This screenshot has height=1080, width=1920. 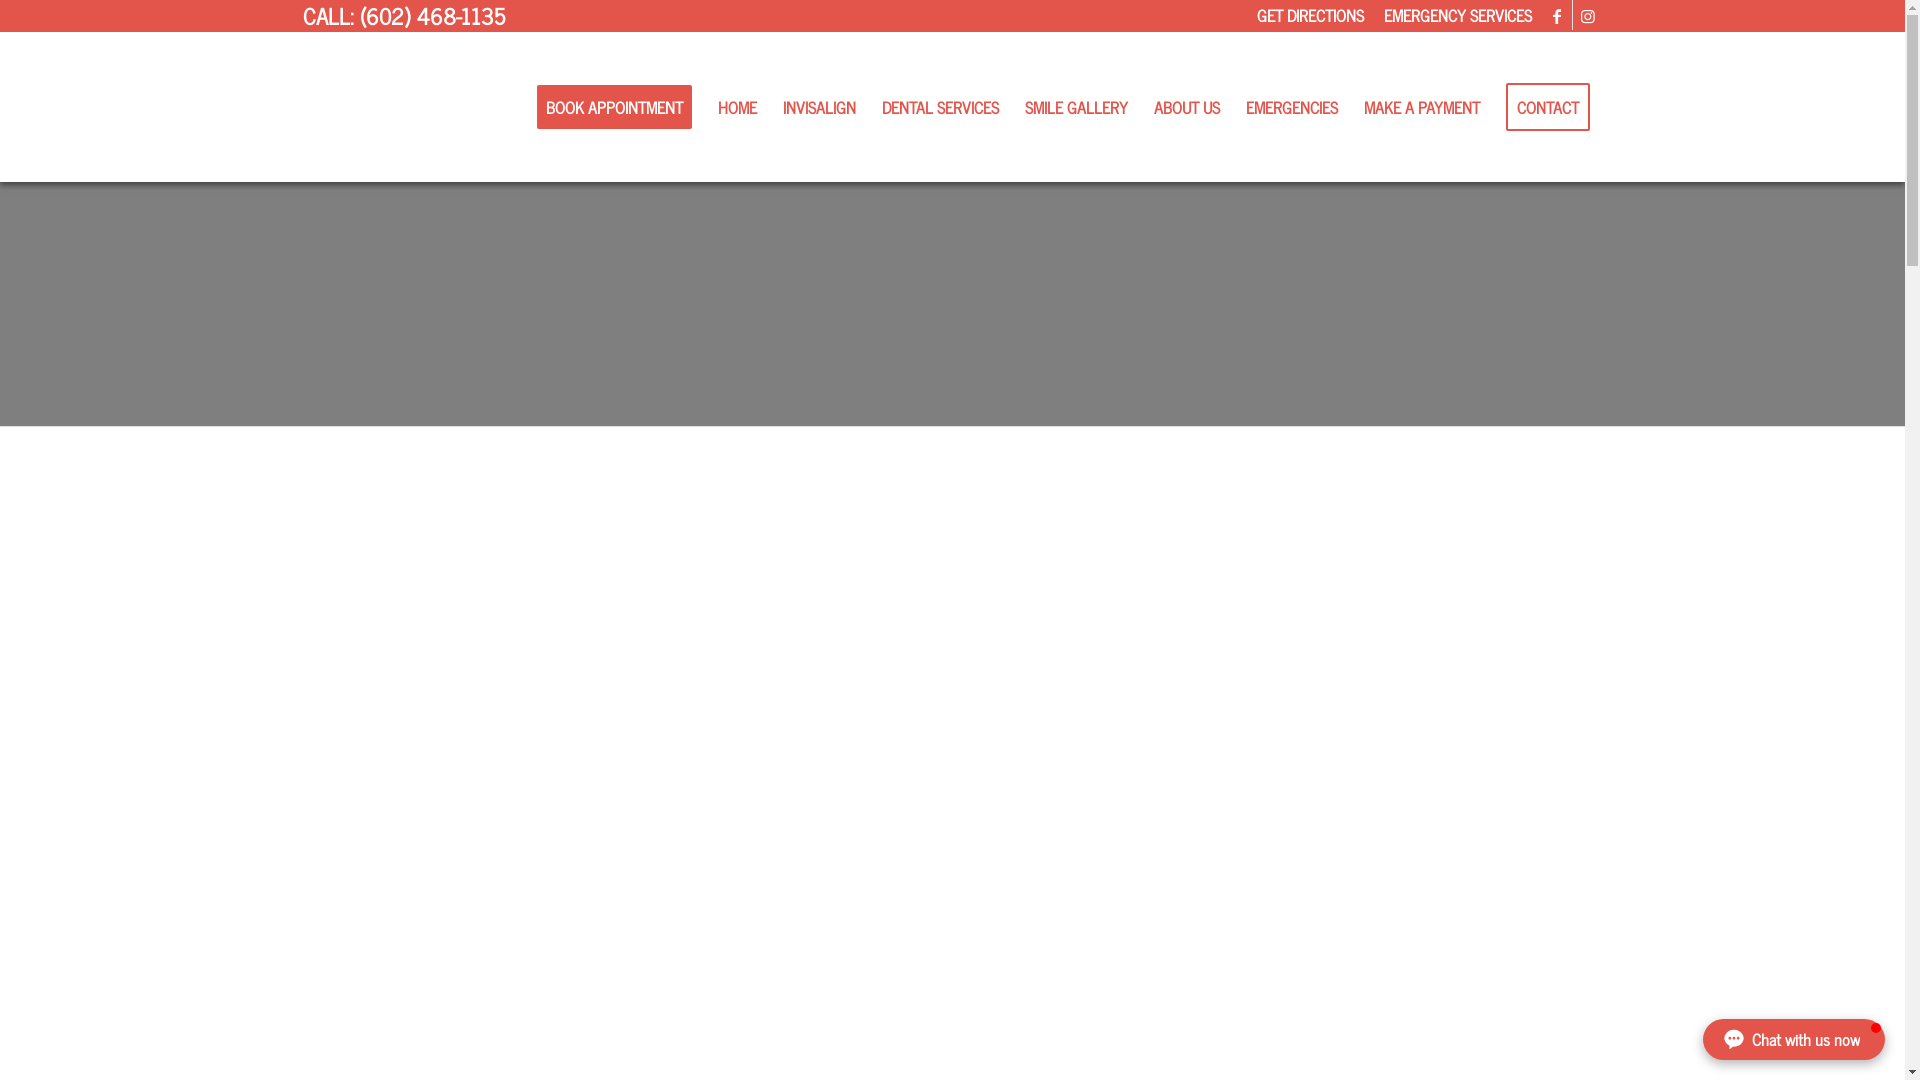 I want to click on 'ABOUT US', so click(x=1185, y=107).